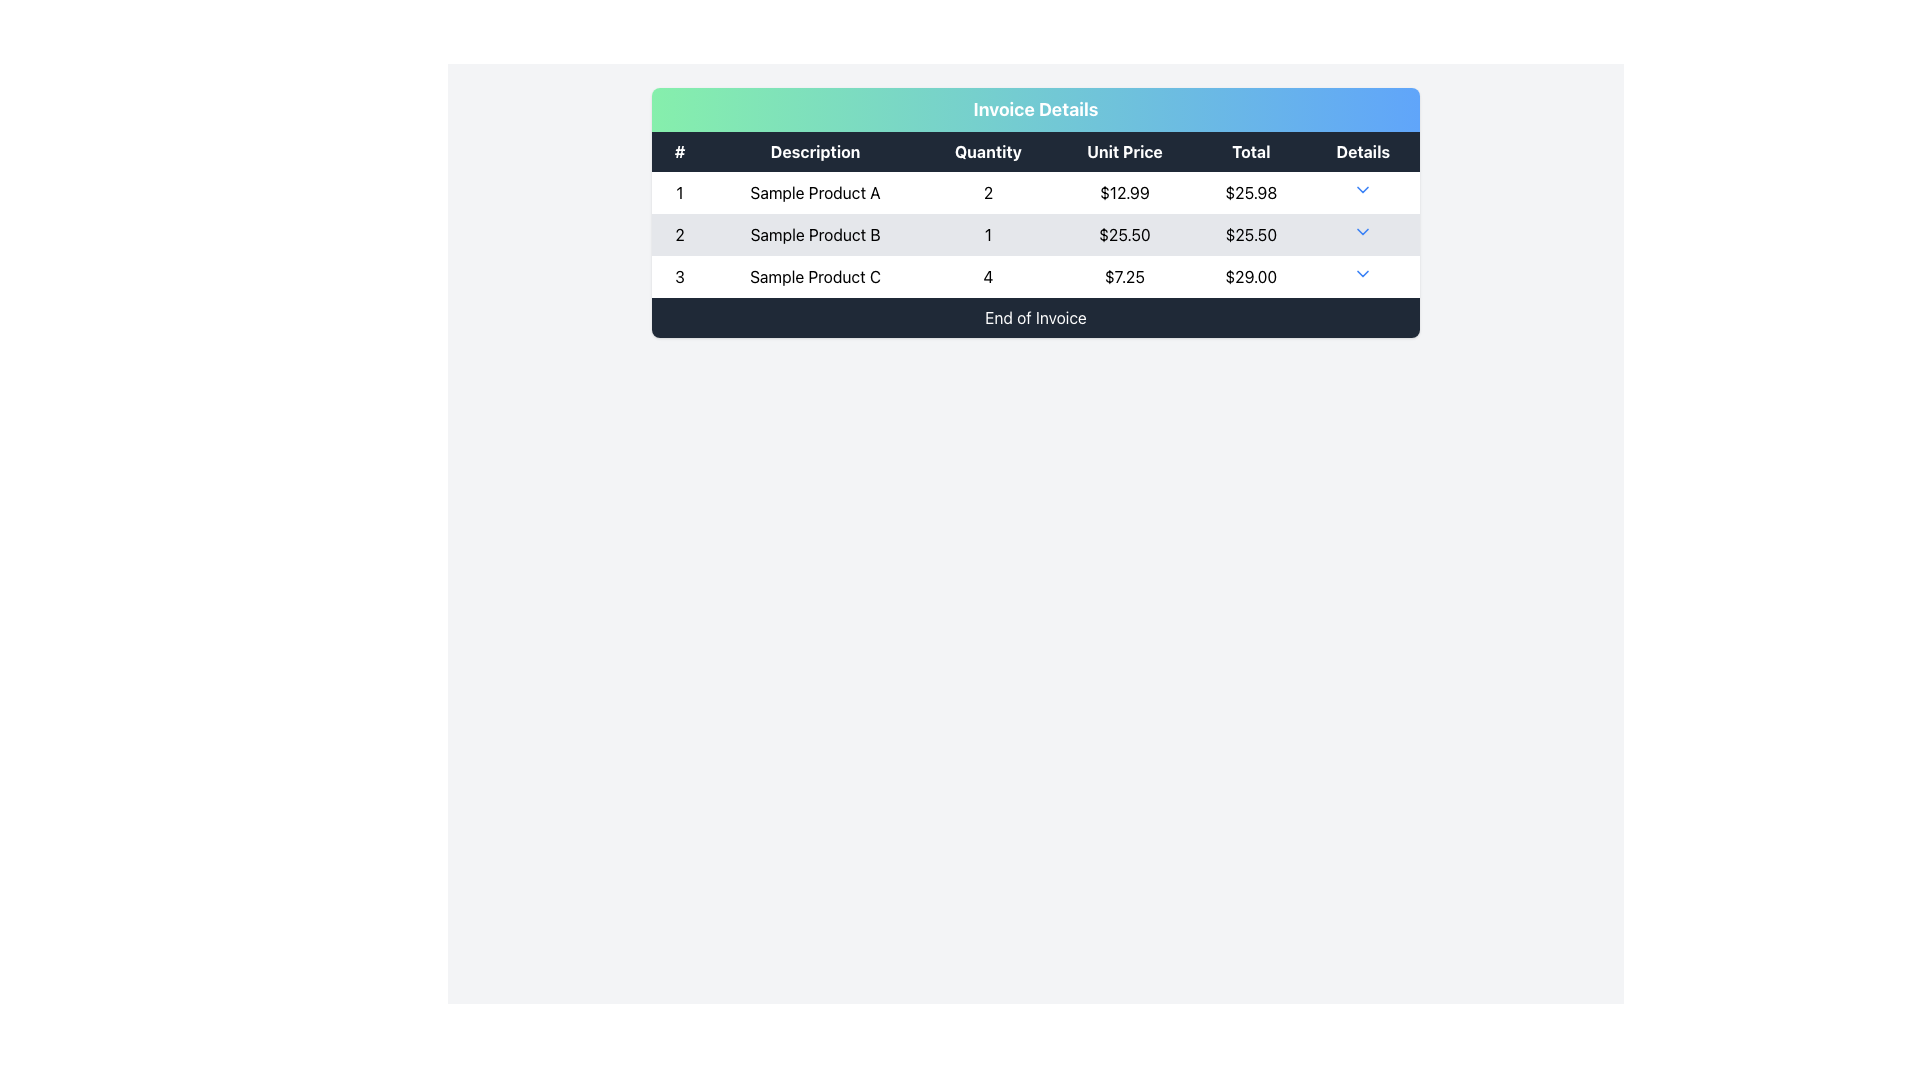 The image size is (1920, 1080). What do you see at coordinates (815, 192) in the screenshot?
I see `the text label displaying 'Sample Product A' located in the first row of the table under the 'Description' column` at bounding box center [815, 192].